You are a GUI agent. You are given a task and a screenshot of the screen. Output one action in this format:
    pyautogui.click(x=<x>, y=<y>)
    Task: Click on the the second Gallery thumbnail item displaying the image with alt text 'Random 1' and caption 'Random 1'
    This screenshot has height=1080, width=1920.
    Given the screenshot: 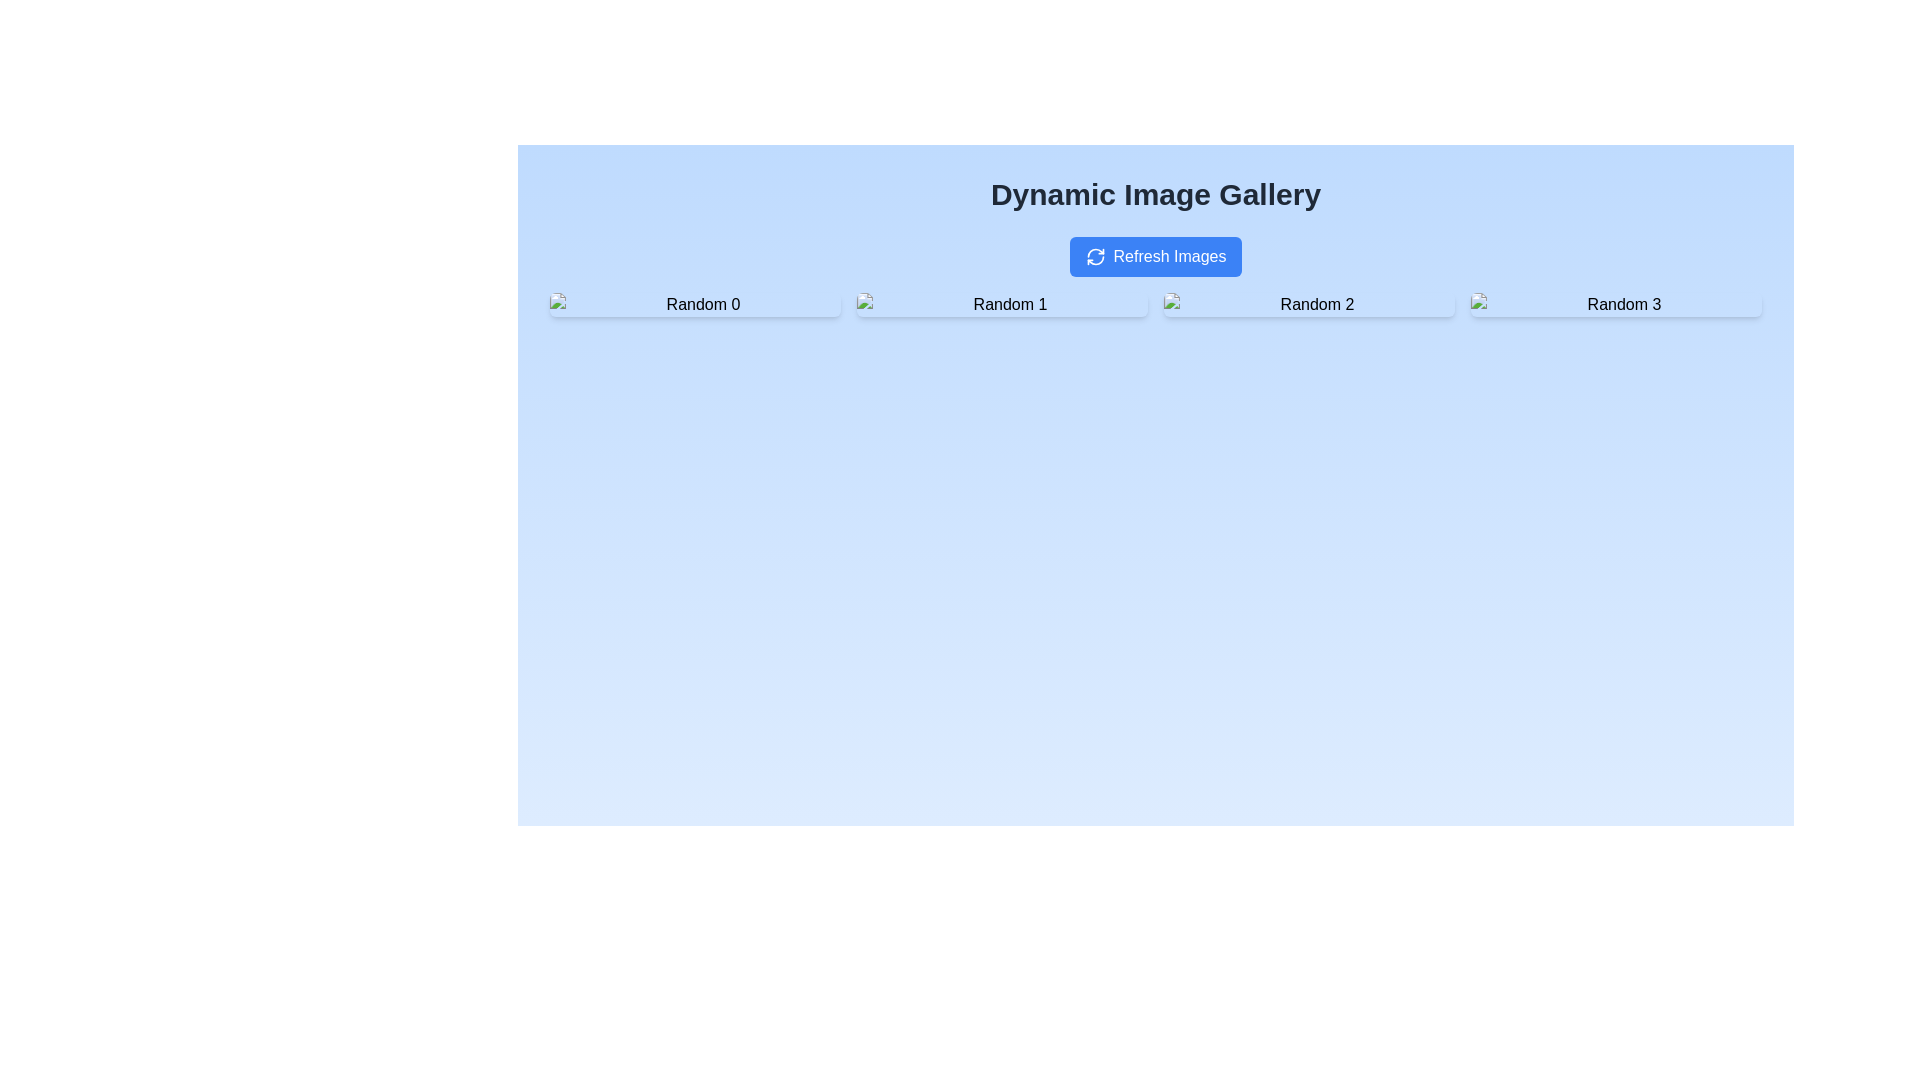 What is the action you would take?
    pyautogui.click(x=1002, y=304)
    